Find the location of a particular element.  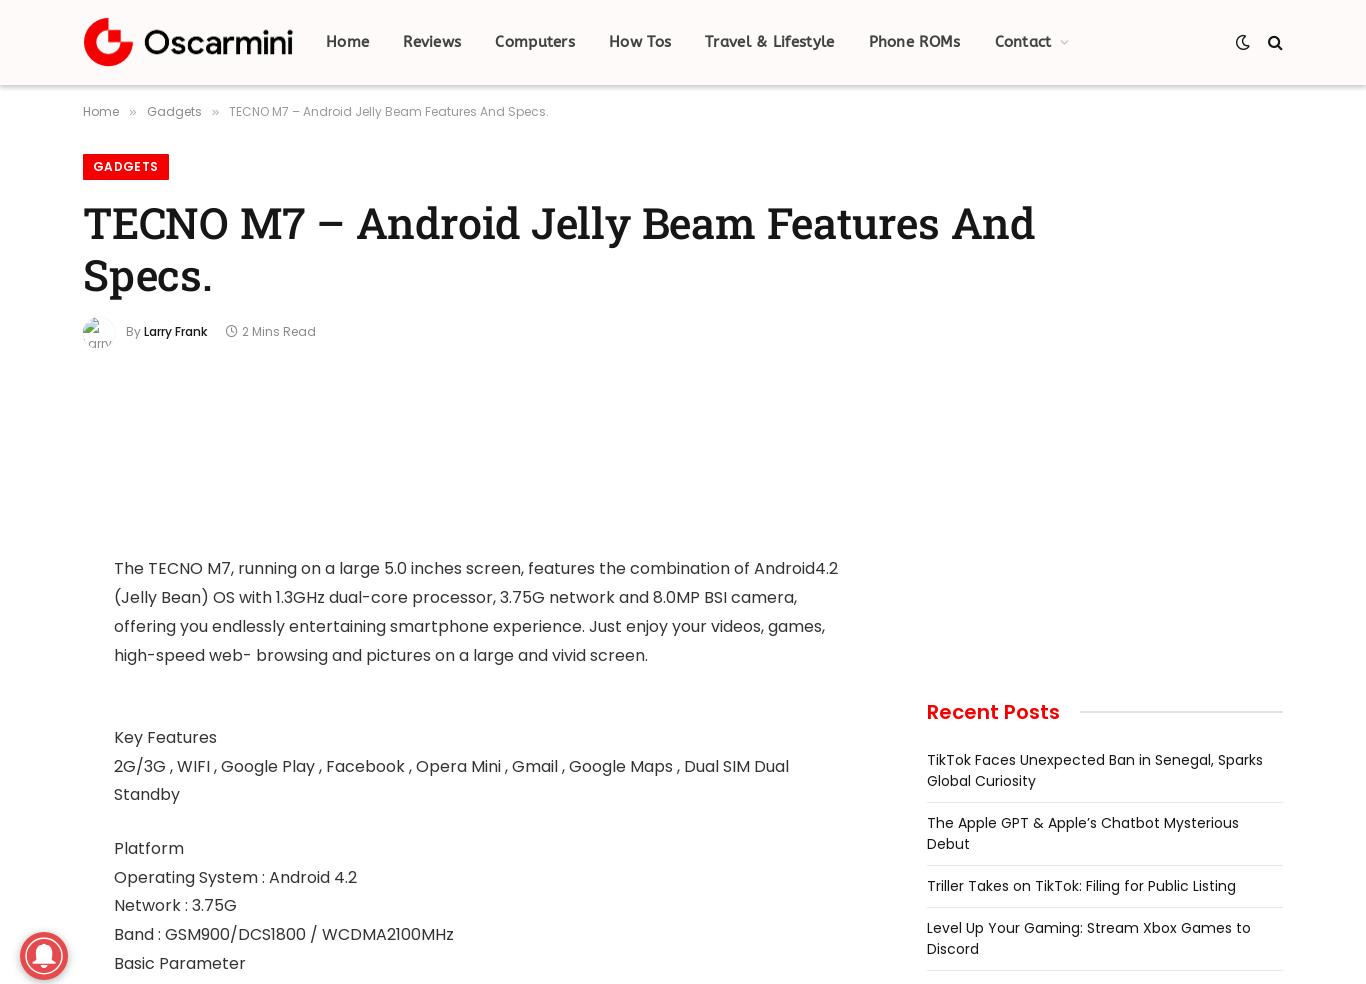

'How Tos' is located at coordinates (638, 41).